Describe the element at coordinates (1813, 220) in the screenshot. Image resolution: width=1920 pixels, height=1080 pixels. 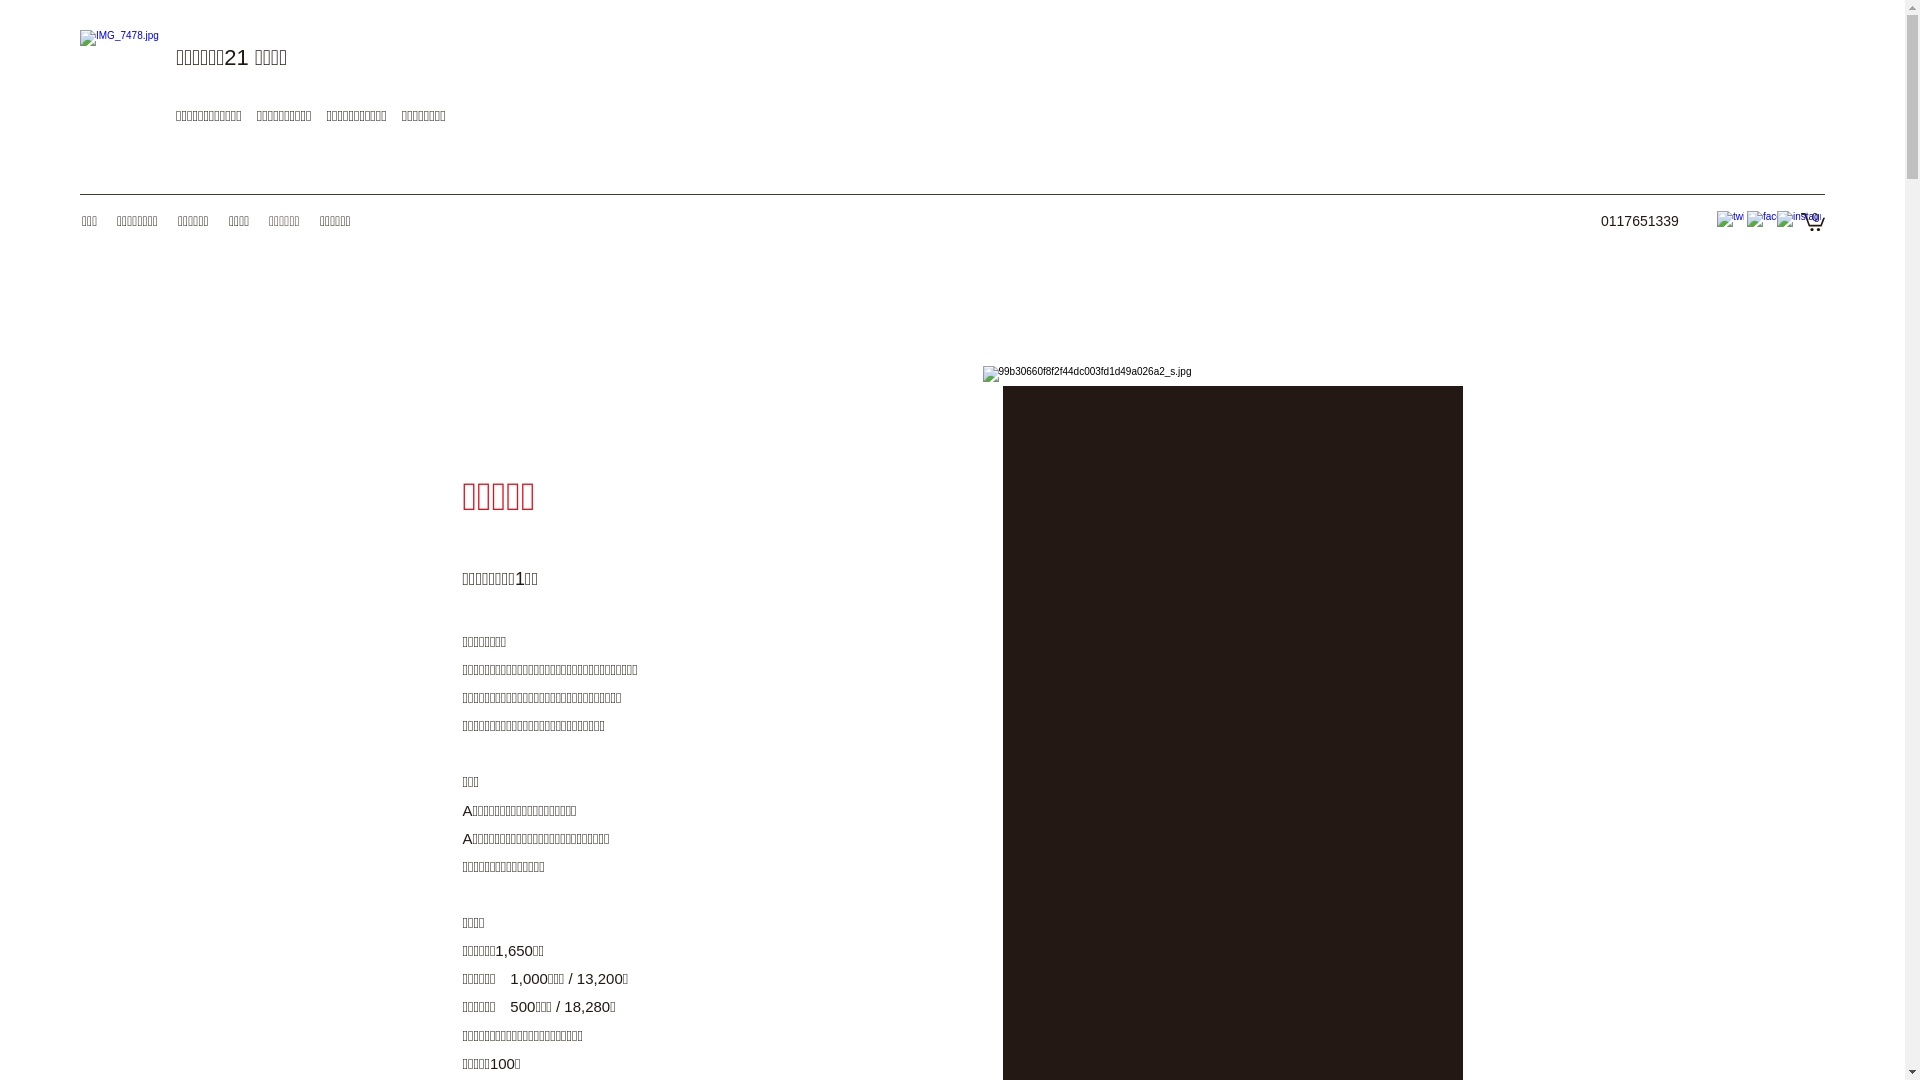
I see `'0'` at that location.